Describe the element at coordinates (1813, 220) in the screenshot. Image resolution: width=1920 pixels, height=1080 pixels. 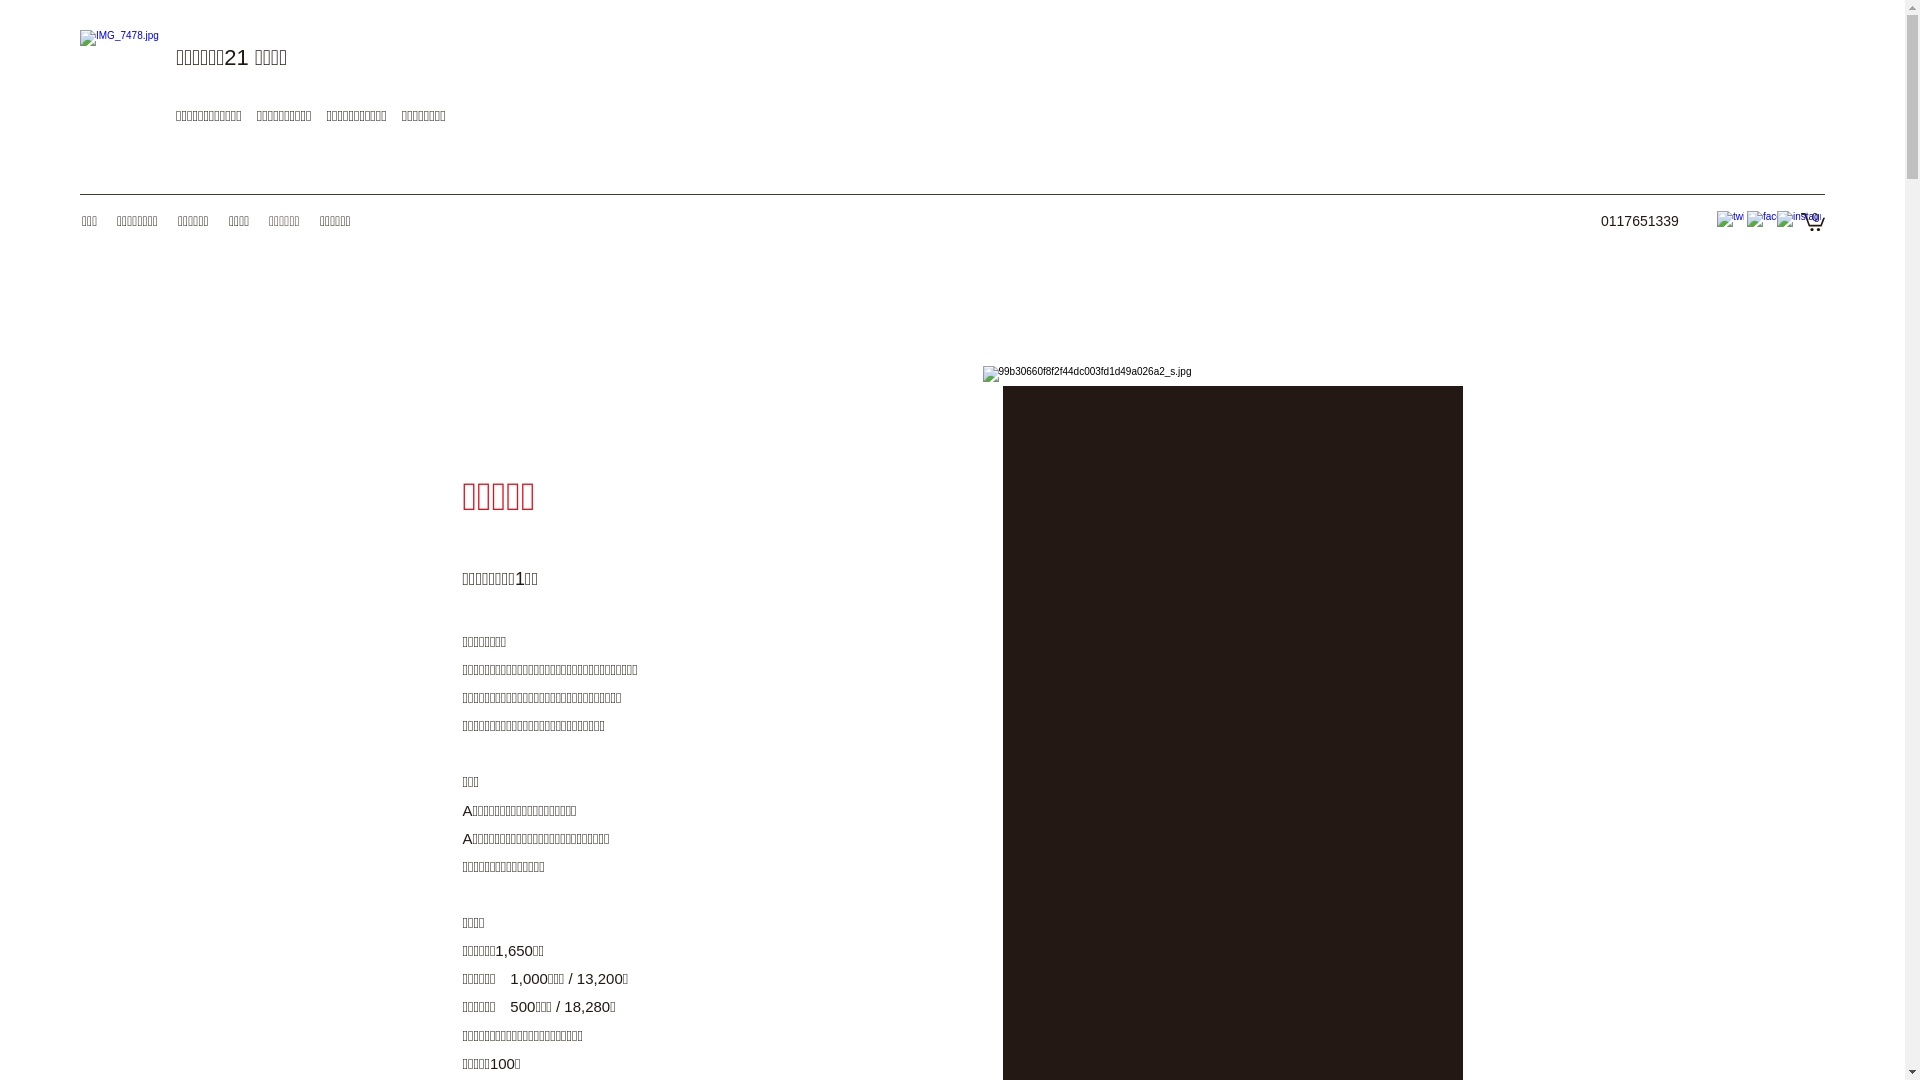
I see `'0'` at that location.